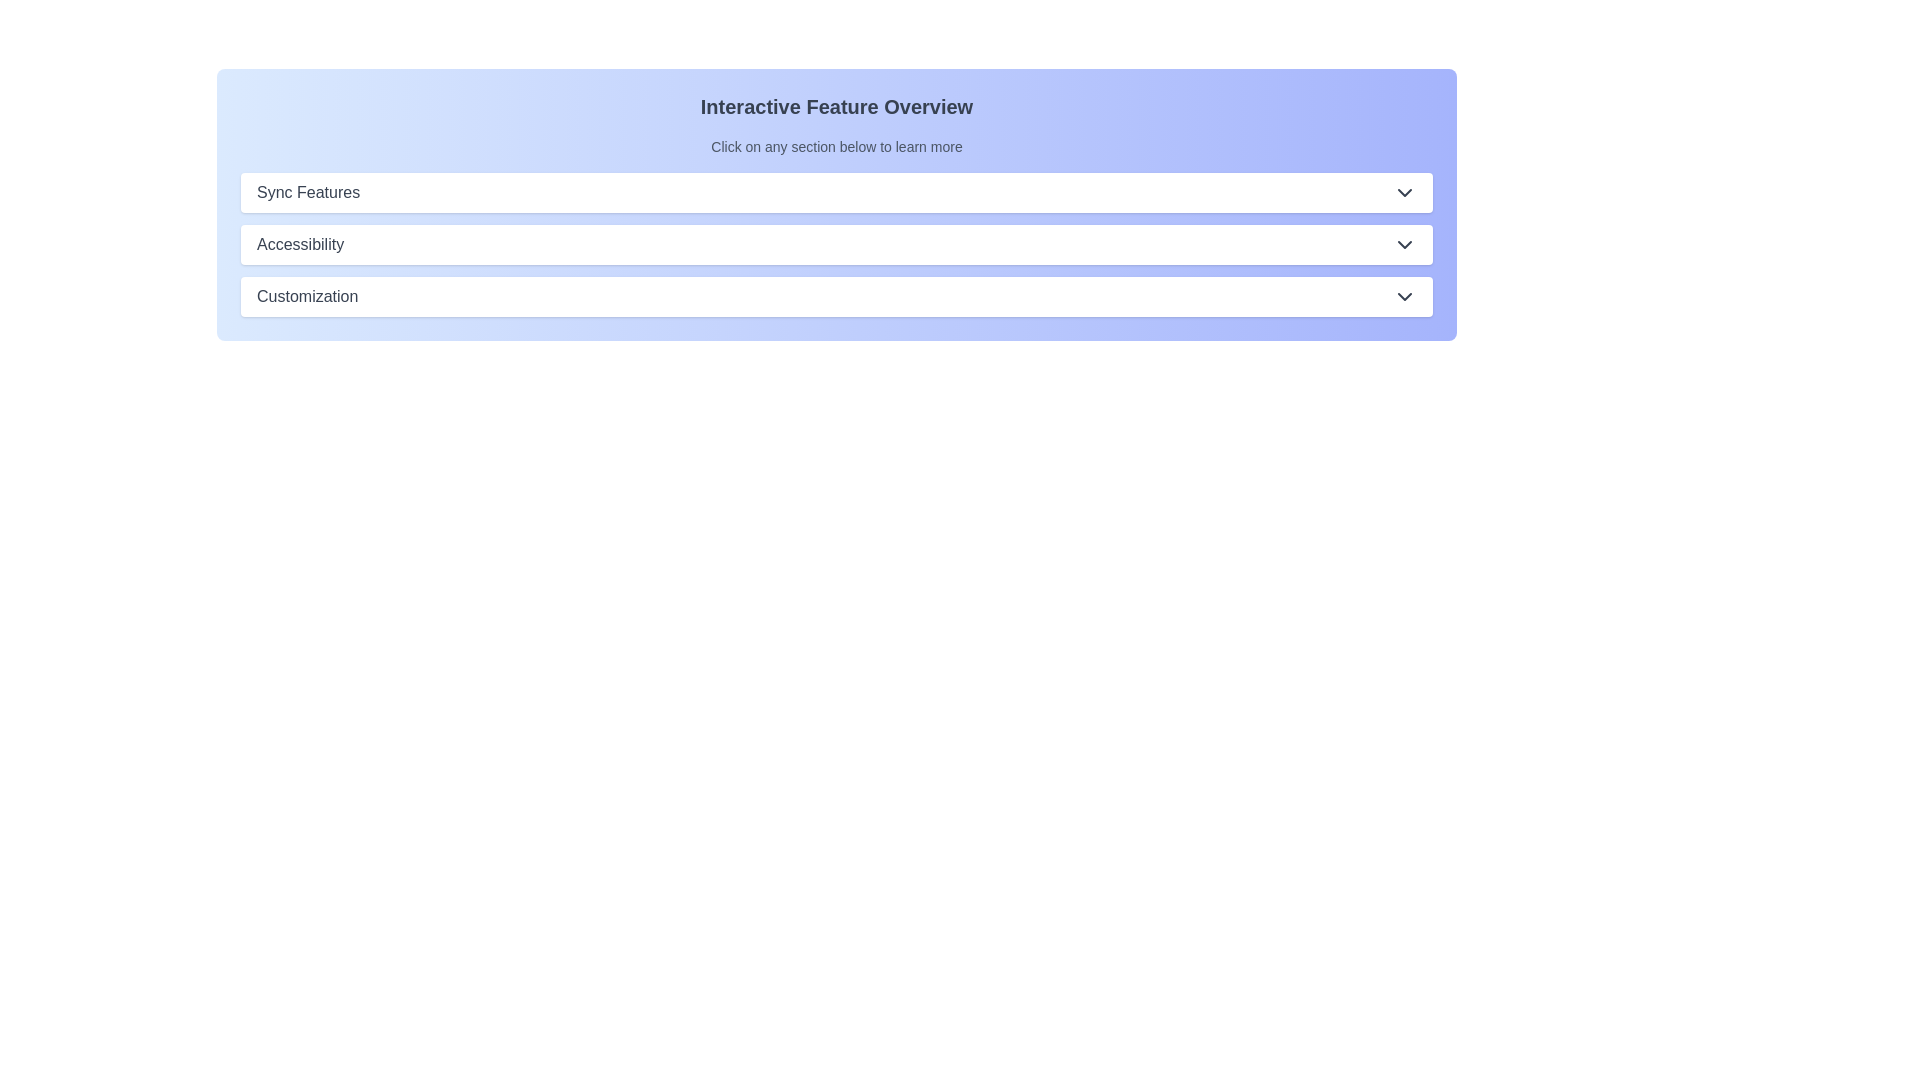 This screenshot has height=1080, width=1920. What do you see at coordinates (307, 192) in the screenshot?
I see `text label that serves as the title for the first collapsible section, positioned to the left of a downward arrow icon` at bounding box center [307, 192].